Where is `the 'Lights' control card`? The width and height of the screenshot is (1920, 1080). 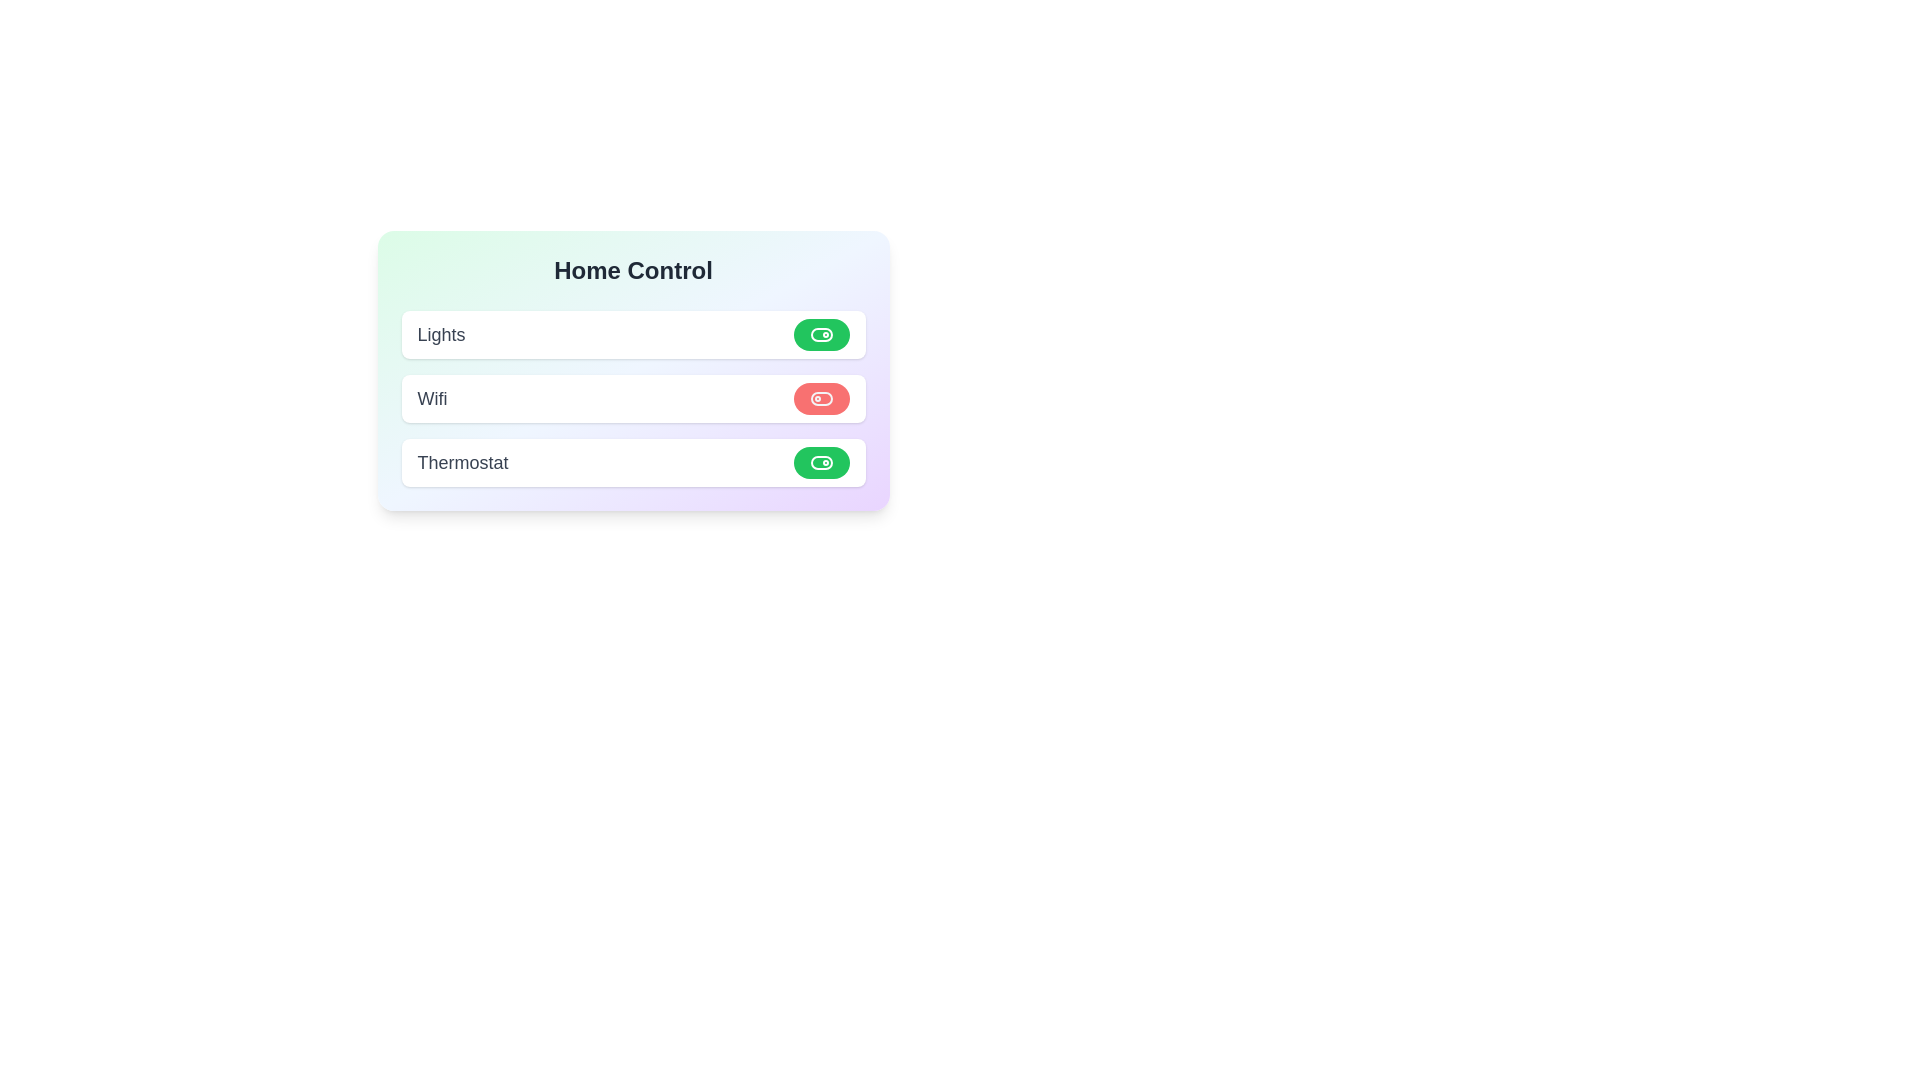
the 'Lights' control card is located at coordinates (632, 334).